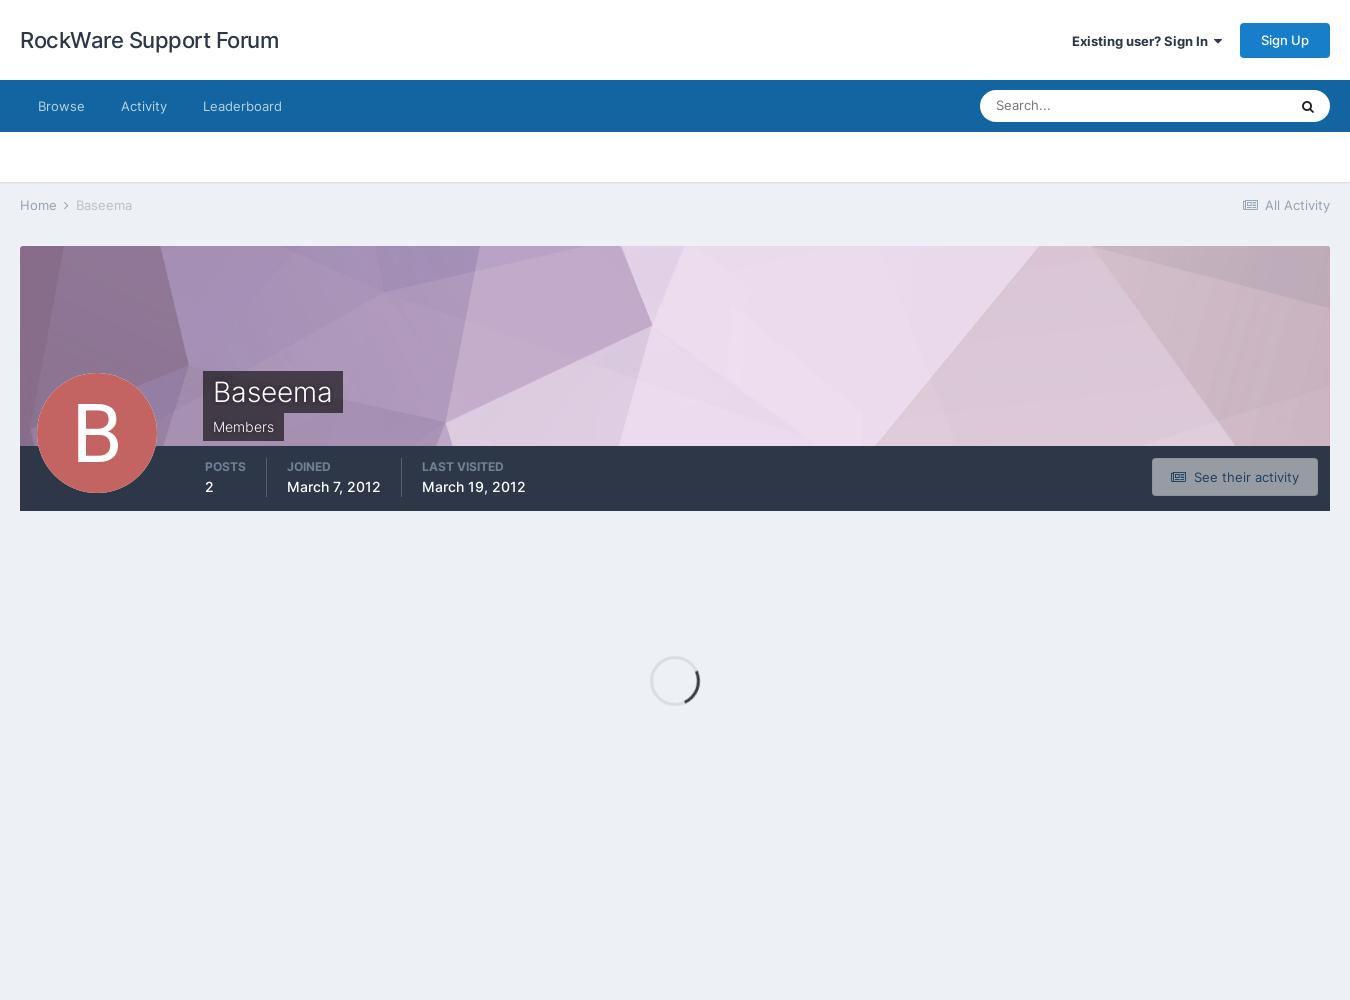 This screenshot has width=1350, height=1000. I want to click on 'Topics', so click(1153, 212).